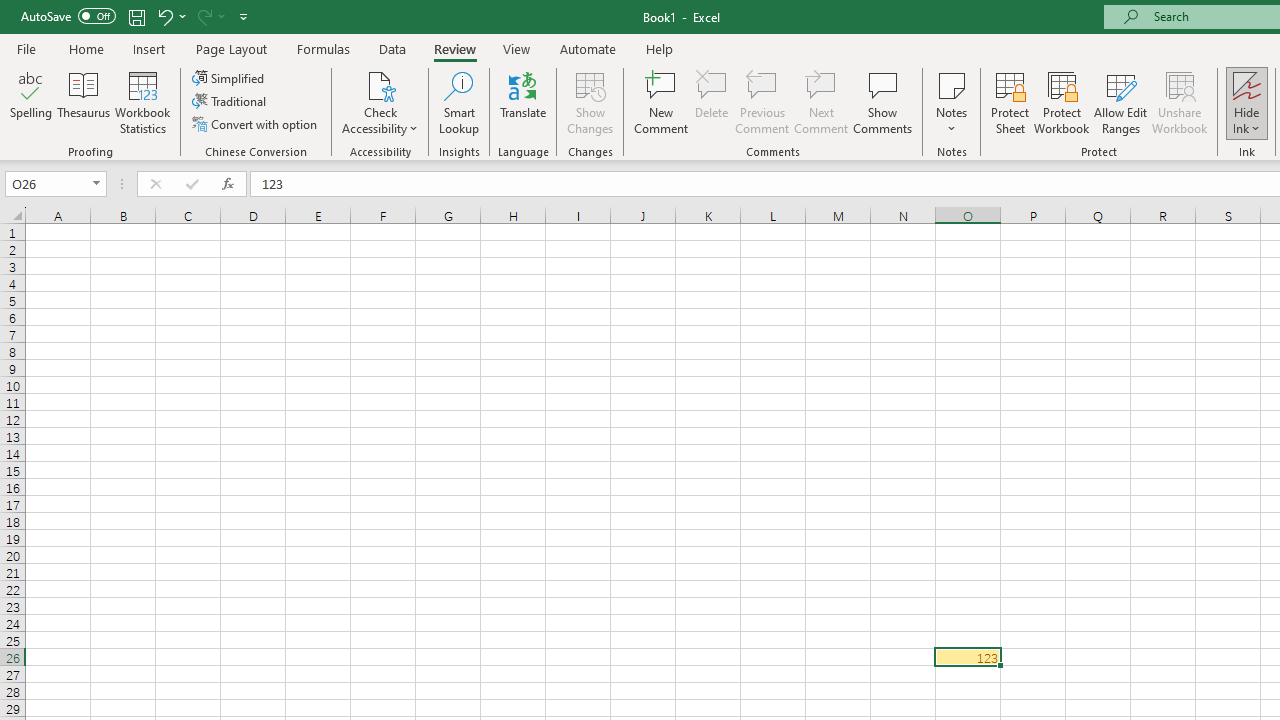 The height and width of the screenshot is (720, 1280). Describe the element at coordinates (231, 101) in the screenshot. I see `'Traditional'` at that location.